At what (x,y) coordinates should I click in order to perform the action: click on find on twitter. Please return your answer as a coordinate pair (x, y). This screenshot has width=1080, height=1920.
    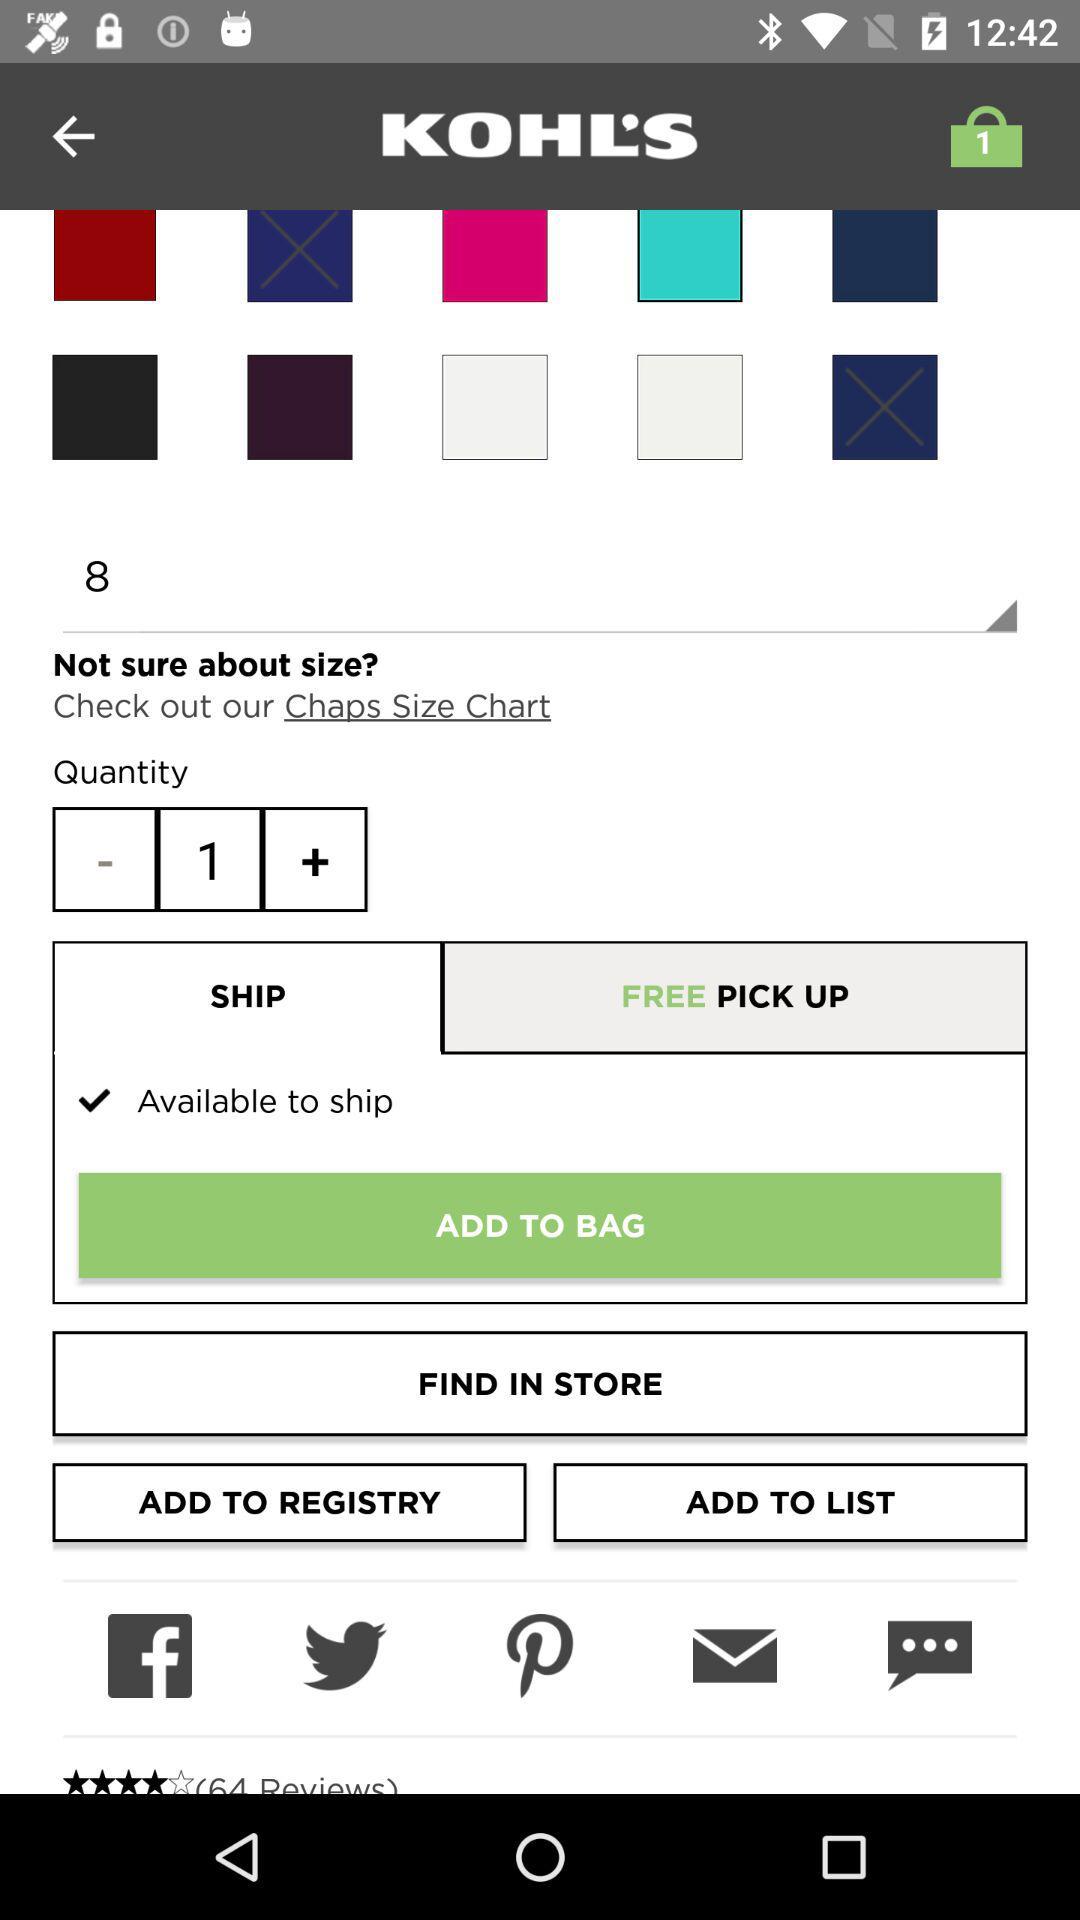
    Looking at the image, I should click on (343, 1656).